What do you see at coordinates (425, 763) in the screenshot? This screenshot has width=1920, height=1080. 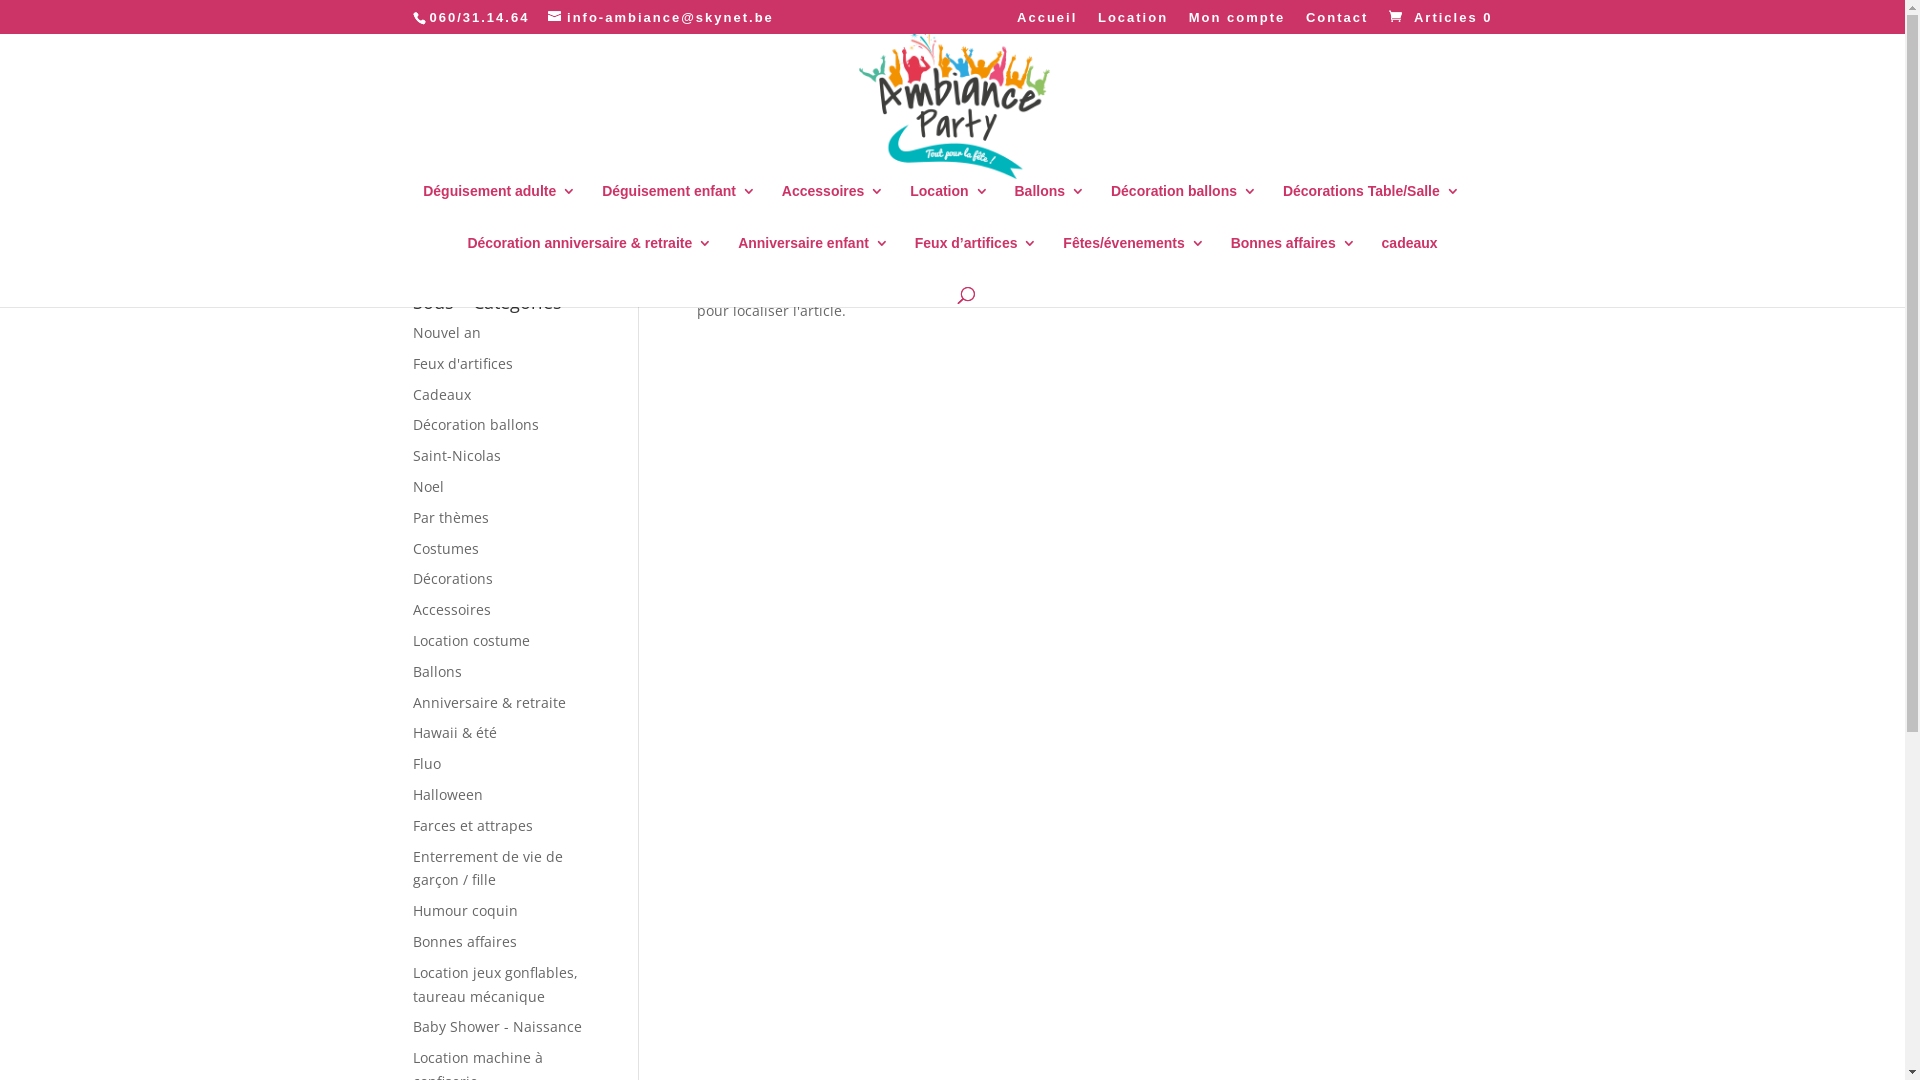 I see `'Fluo'` at bounding box center [425, 763].